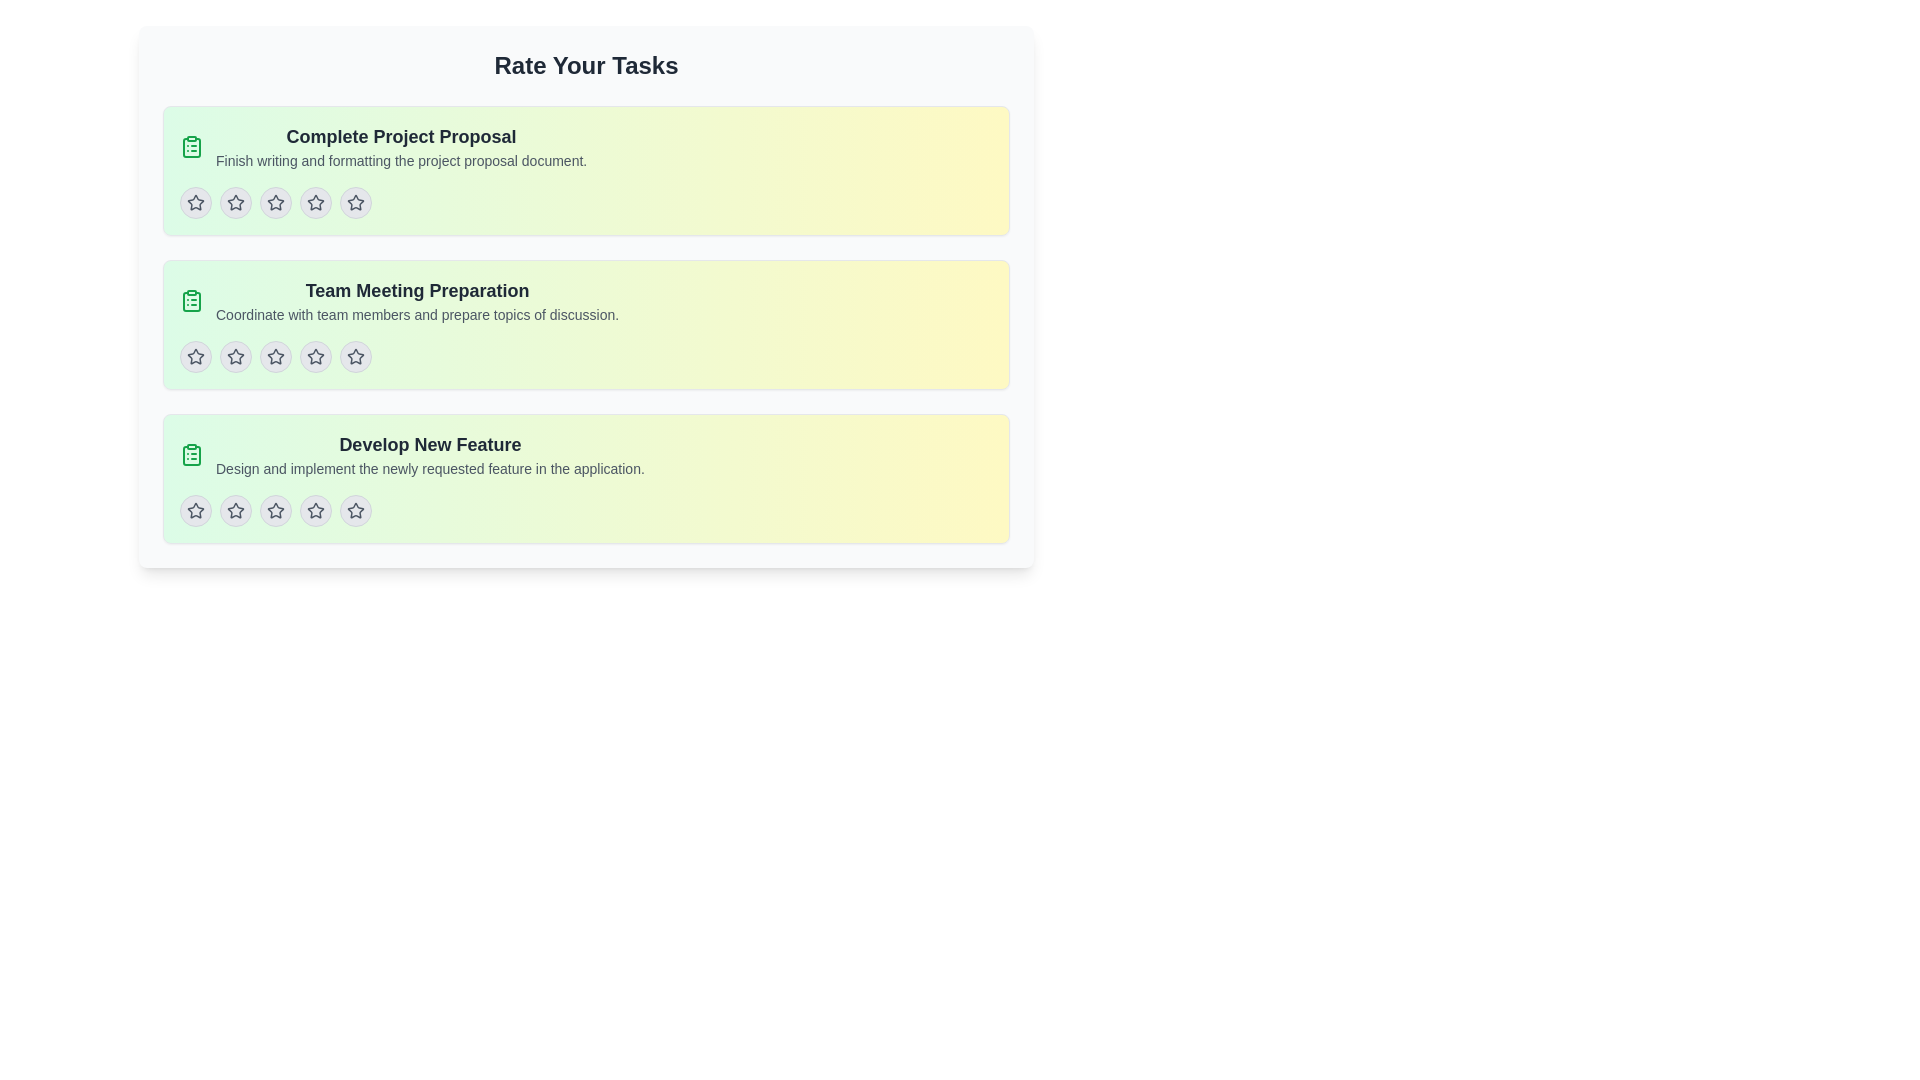 Image resolution: width=1920 pixels, height=1080 pixels. Describe the element at coordinates (315, 509) in the screenshot. I see `the fourth star icon` at that location.